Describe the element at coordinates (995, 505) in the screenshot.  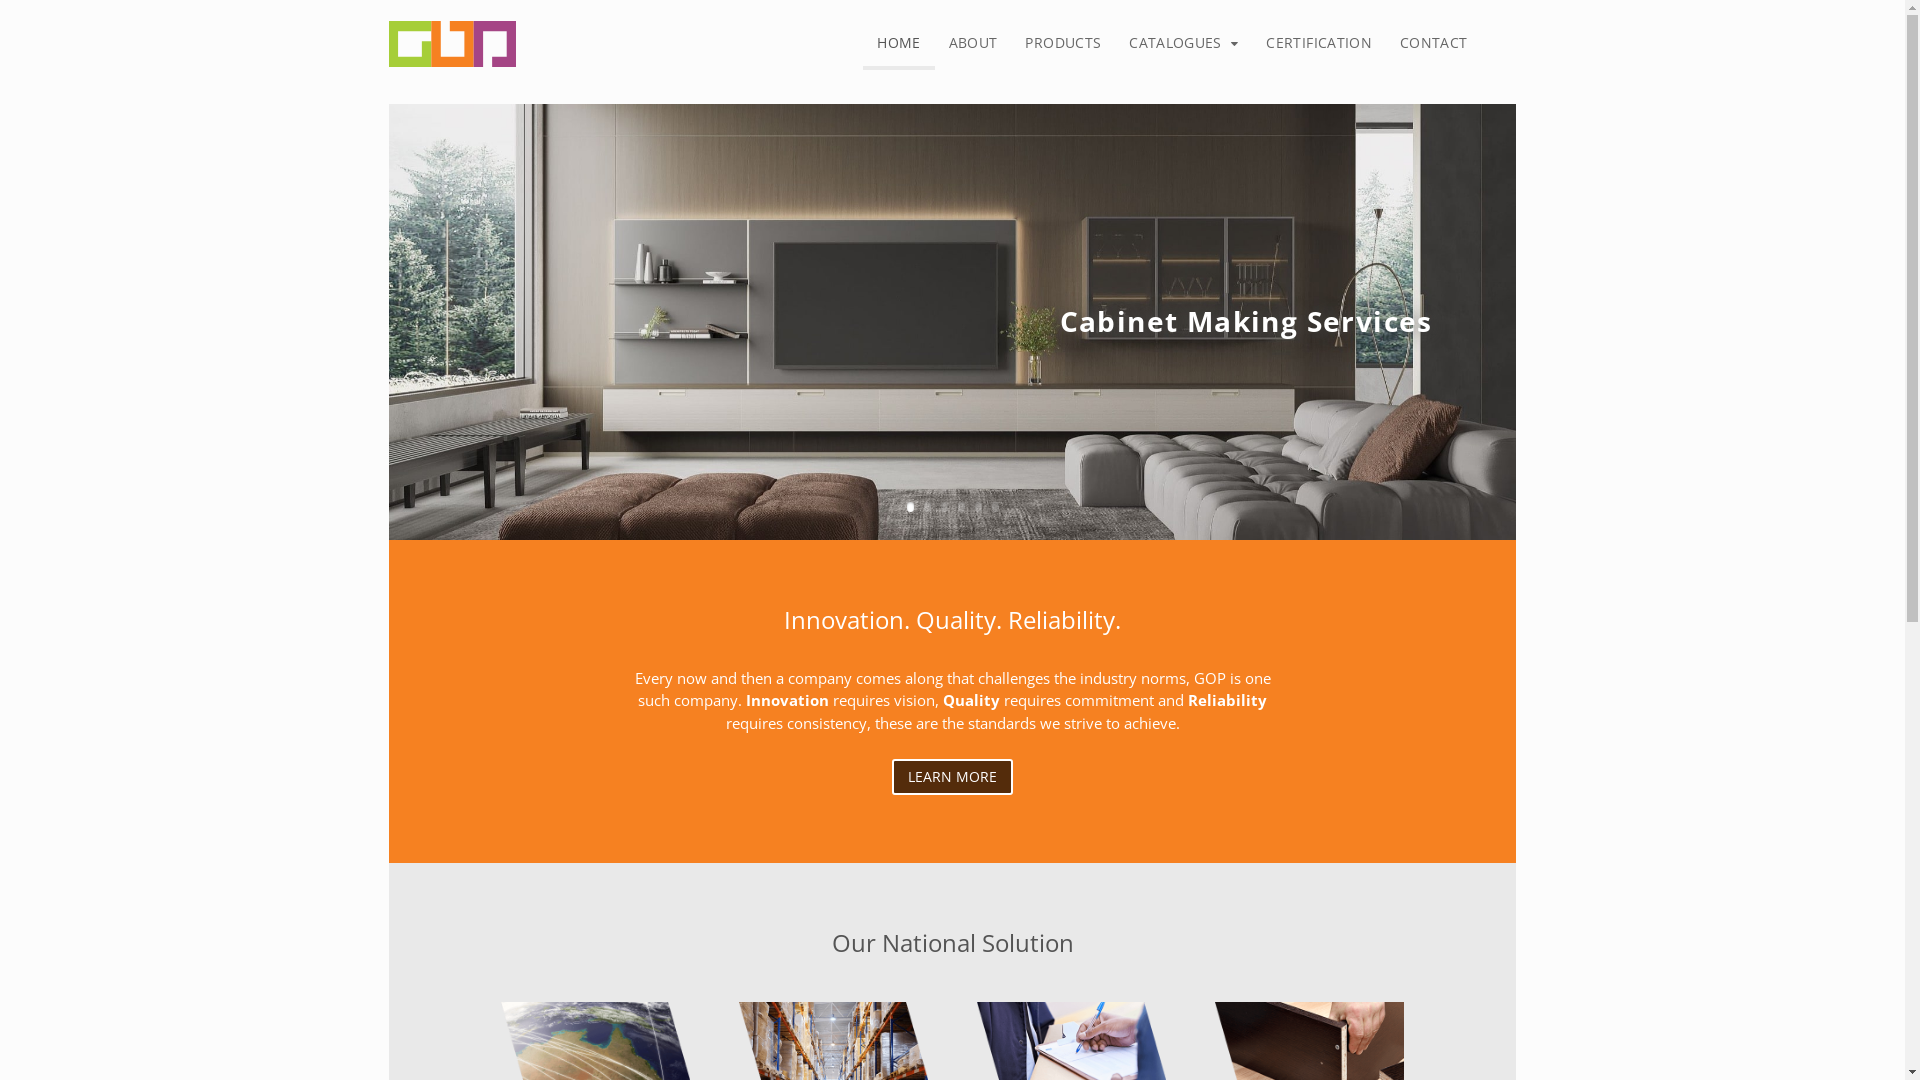
I see `'6'` at that location.